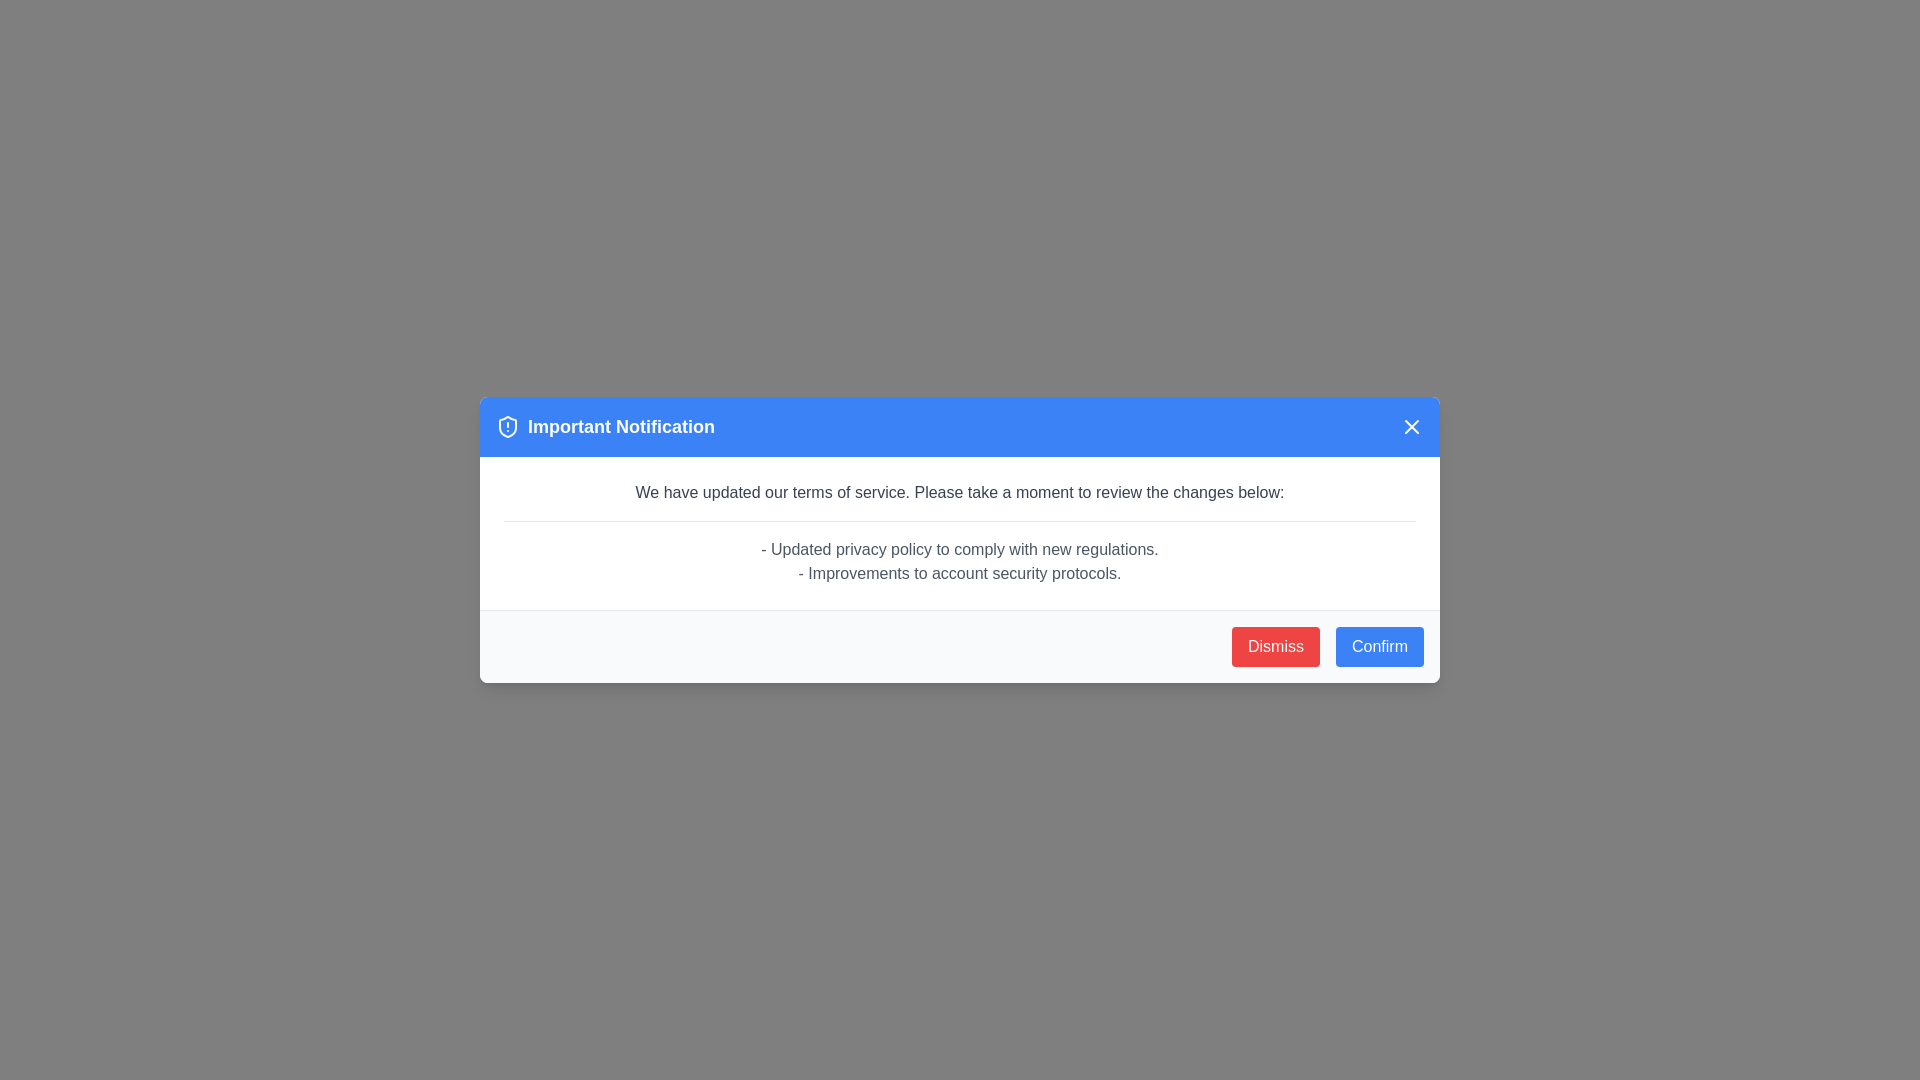 Image resolution: width=1920 pixels, height=1080 pixels. Describe the element at coordinates (604, 426) in the screenshot. I see `the notification title to highlight it` at that location.